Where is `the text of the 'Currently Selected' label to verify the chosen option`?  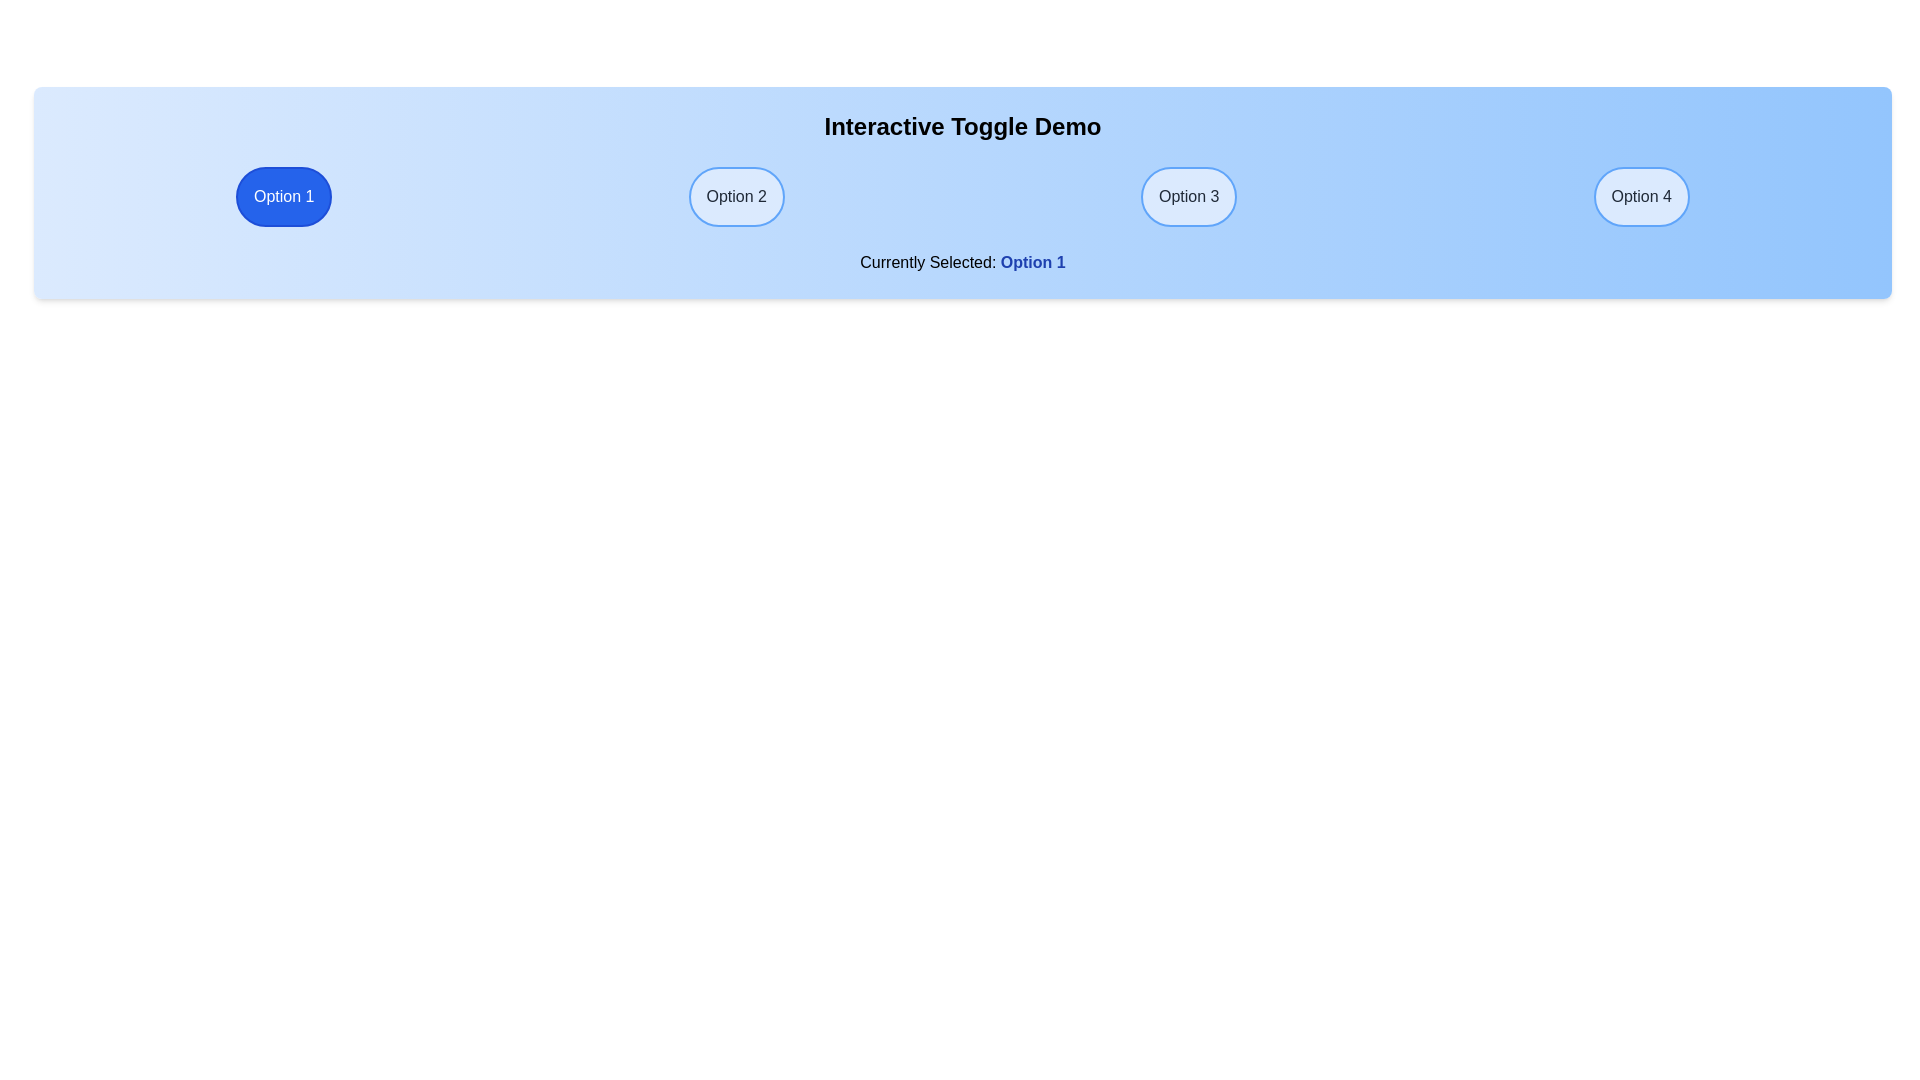 the text of the 'Currently Selected' label to verify the chosen option is located at coordinates (963, 261).